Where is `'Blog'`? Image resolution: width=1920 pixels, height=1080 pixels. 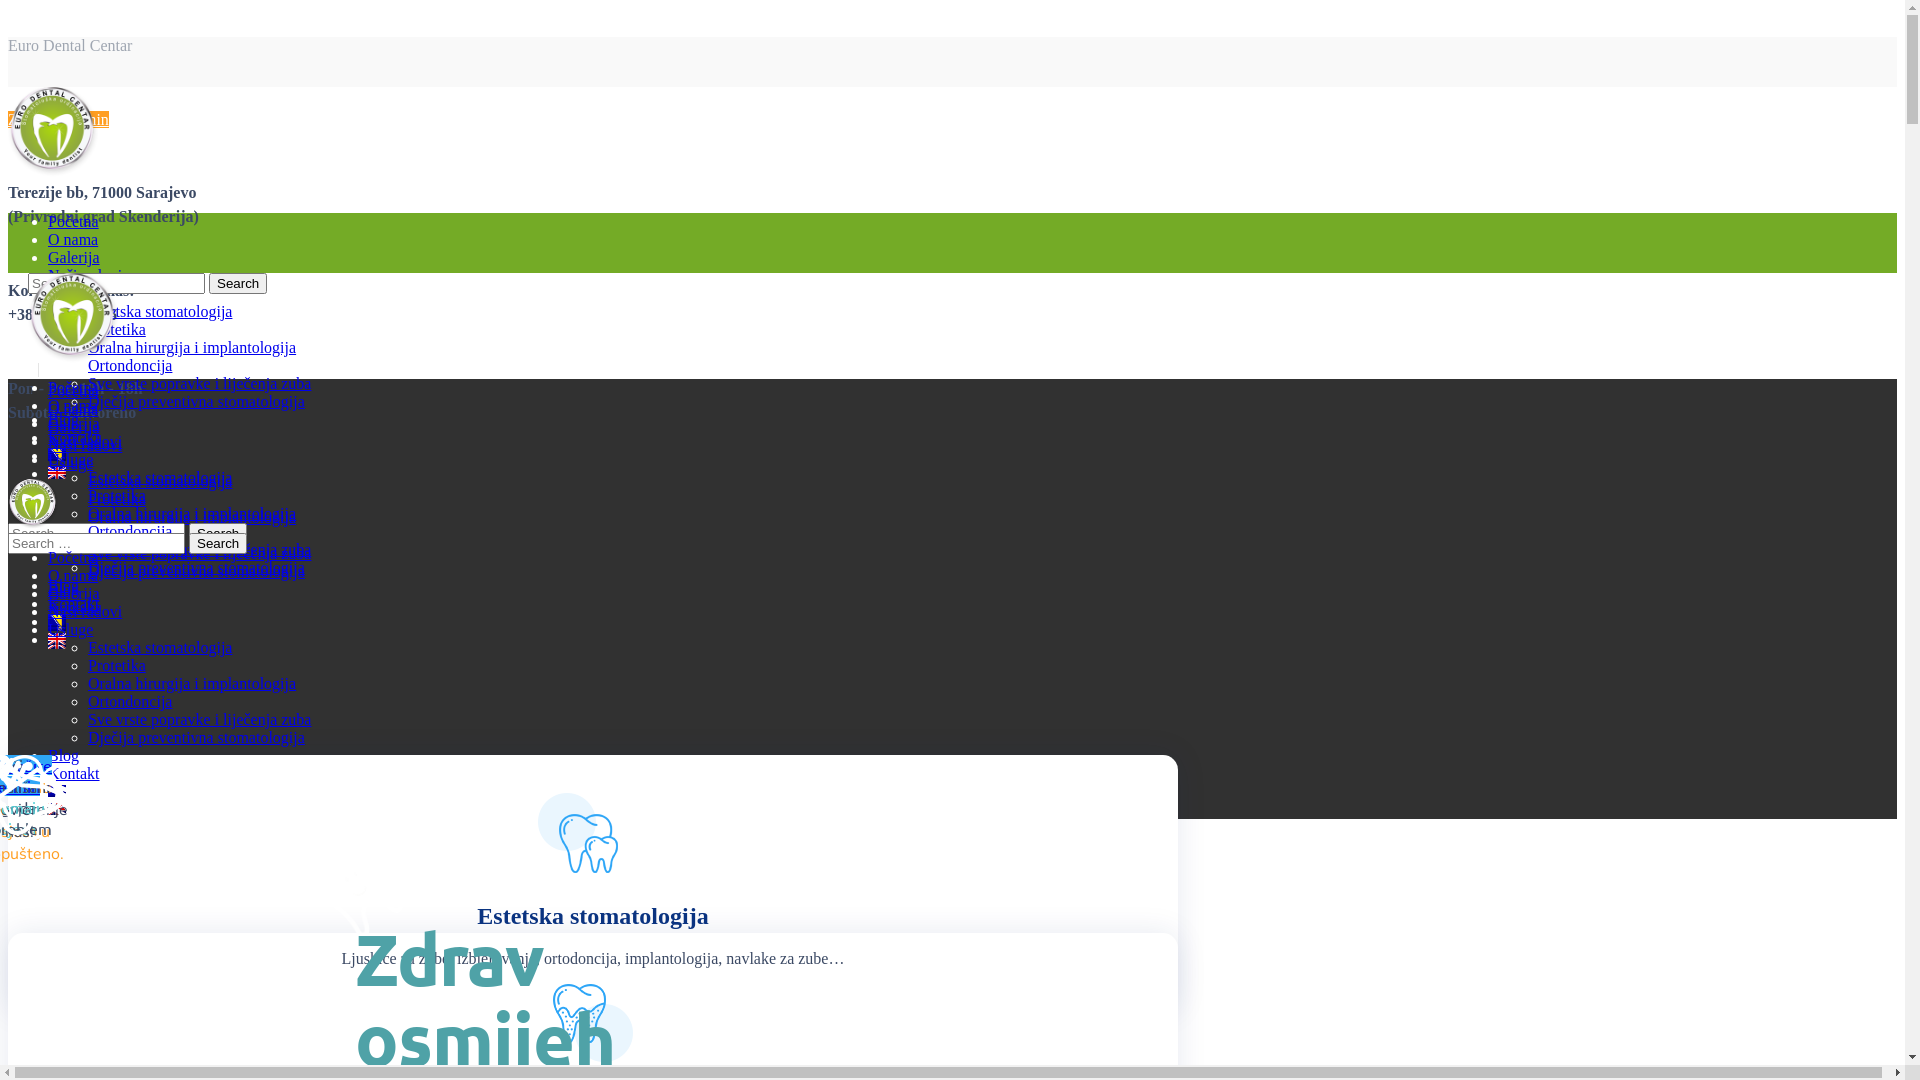
'Blog' is located at coordinates (63, 588).